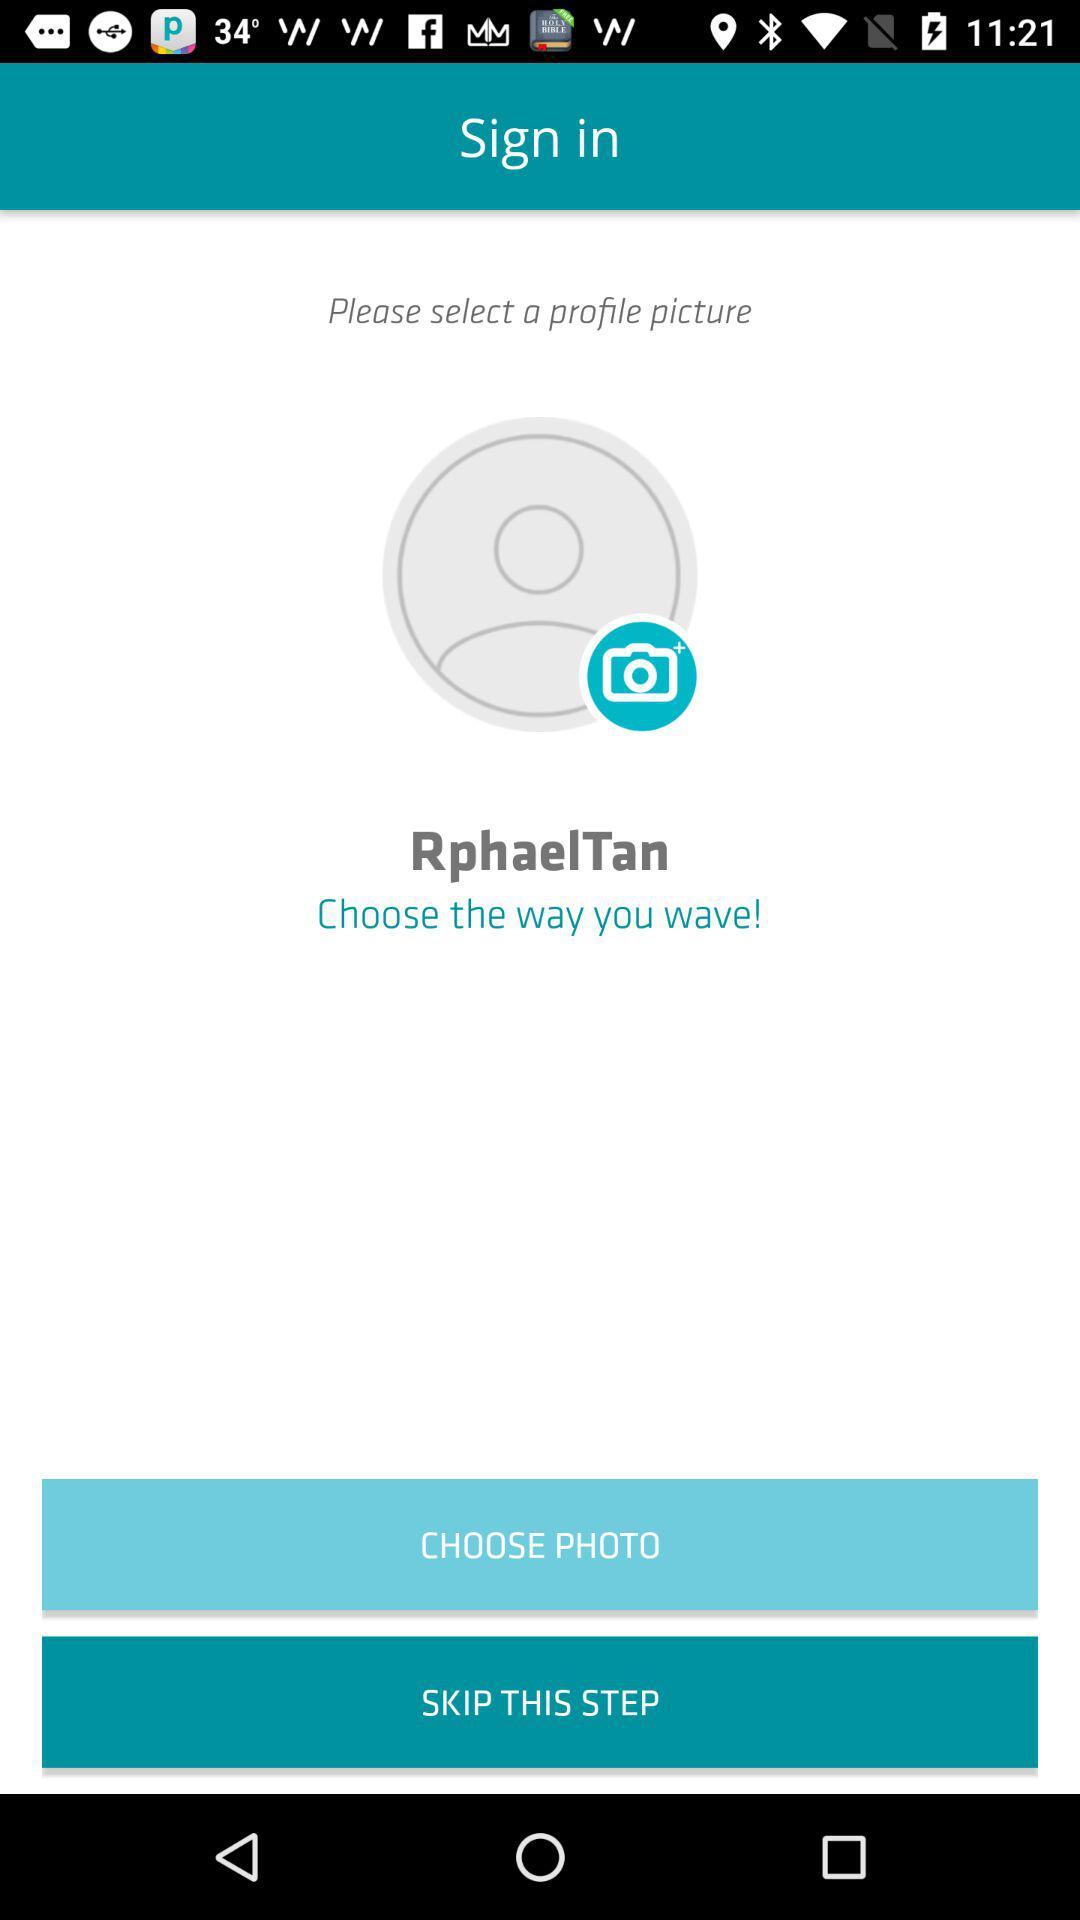 Image resolution: width=1080 pixels, height=1920 pixels. Describe the element at coordinates (540, 1543) in the screenshot. I see `the choose photo item` at that location.